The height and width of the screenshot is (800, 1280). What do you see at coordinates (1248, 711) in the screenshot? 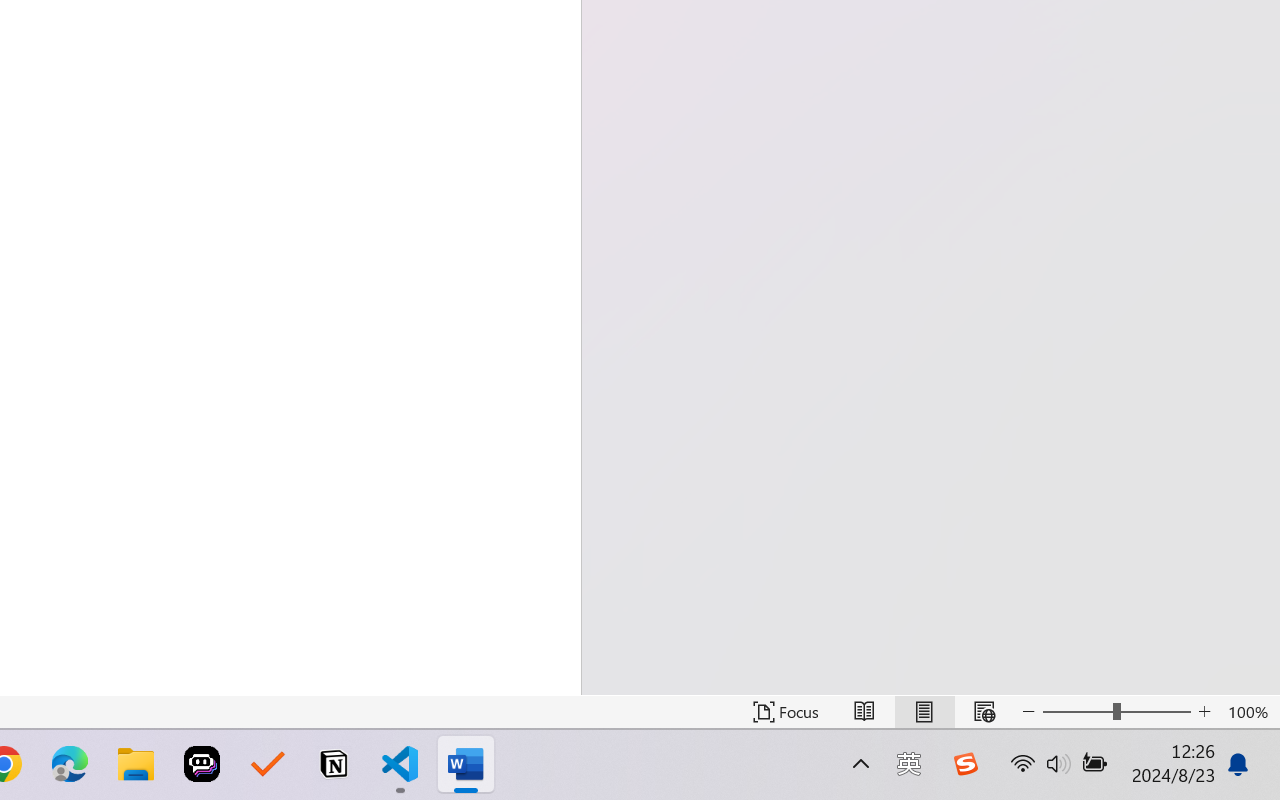
I see `'Zoom 100%'` at bounding box center [1248, 711].